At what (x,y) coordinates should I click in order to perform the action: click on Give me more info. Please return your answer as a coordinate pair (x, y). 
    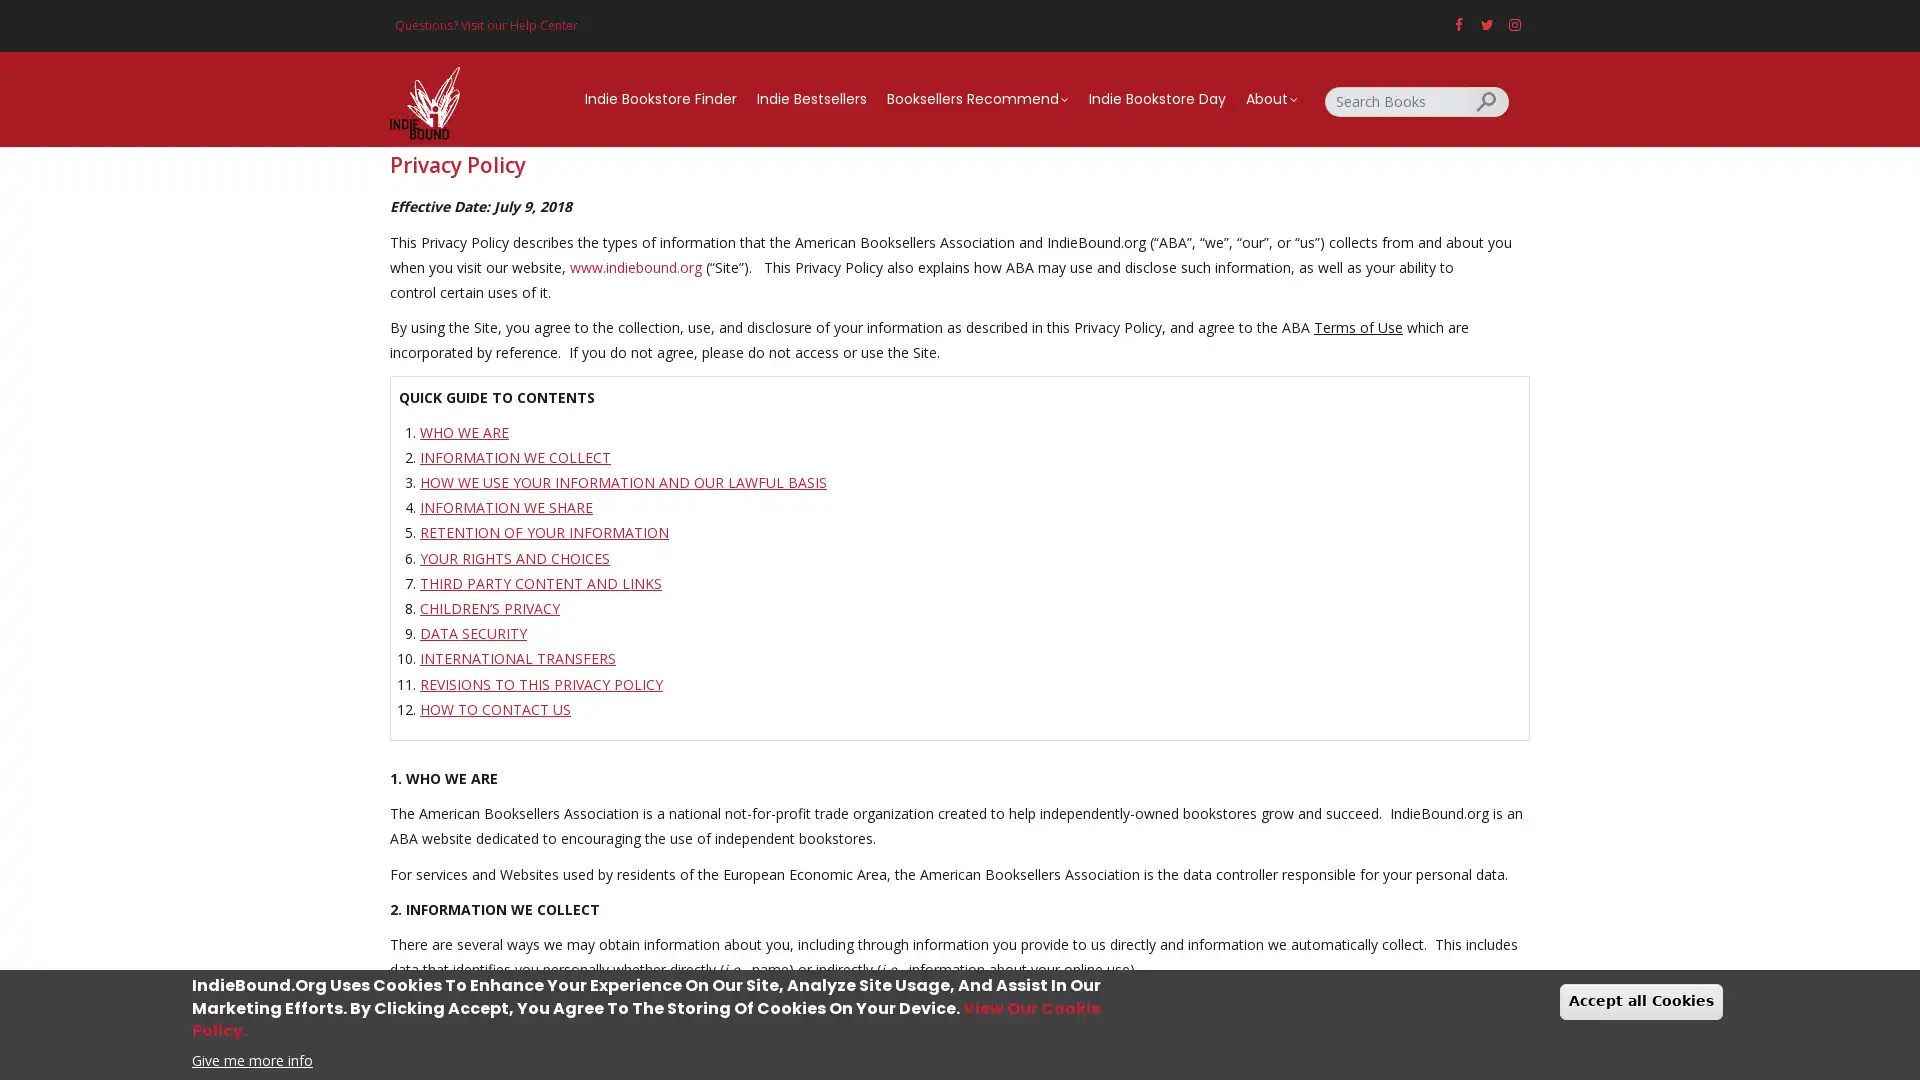
    Looking at the image, I should click on (251, 1058).